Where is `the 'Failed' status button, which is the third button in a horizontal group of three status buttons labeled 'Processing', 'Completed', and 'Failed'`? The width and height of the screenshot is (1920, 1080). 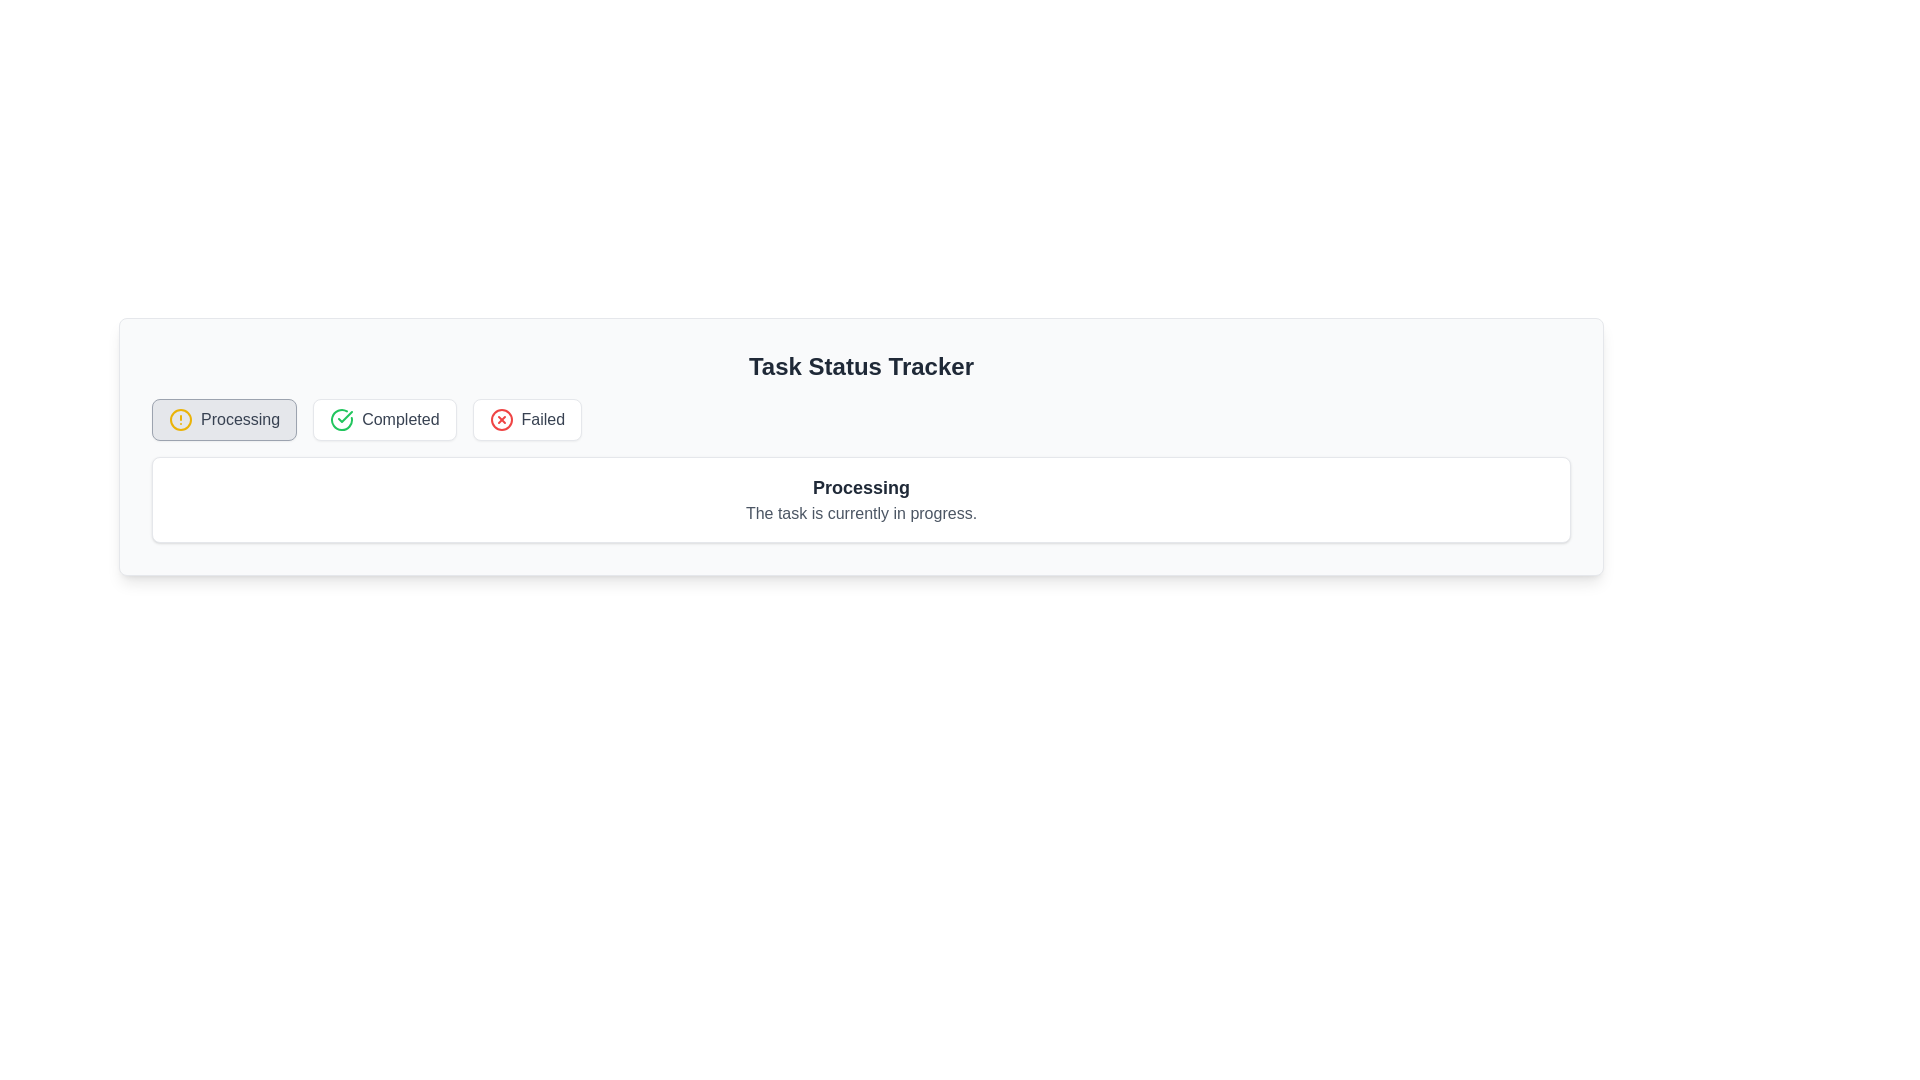 the 'Failed' status button, which is the third button in a horizontal group of three status buttons labeled 'Processing', 'Completed', and 'Failed' is located at coordinates (527, 419).